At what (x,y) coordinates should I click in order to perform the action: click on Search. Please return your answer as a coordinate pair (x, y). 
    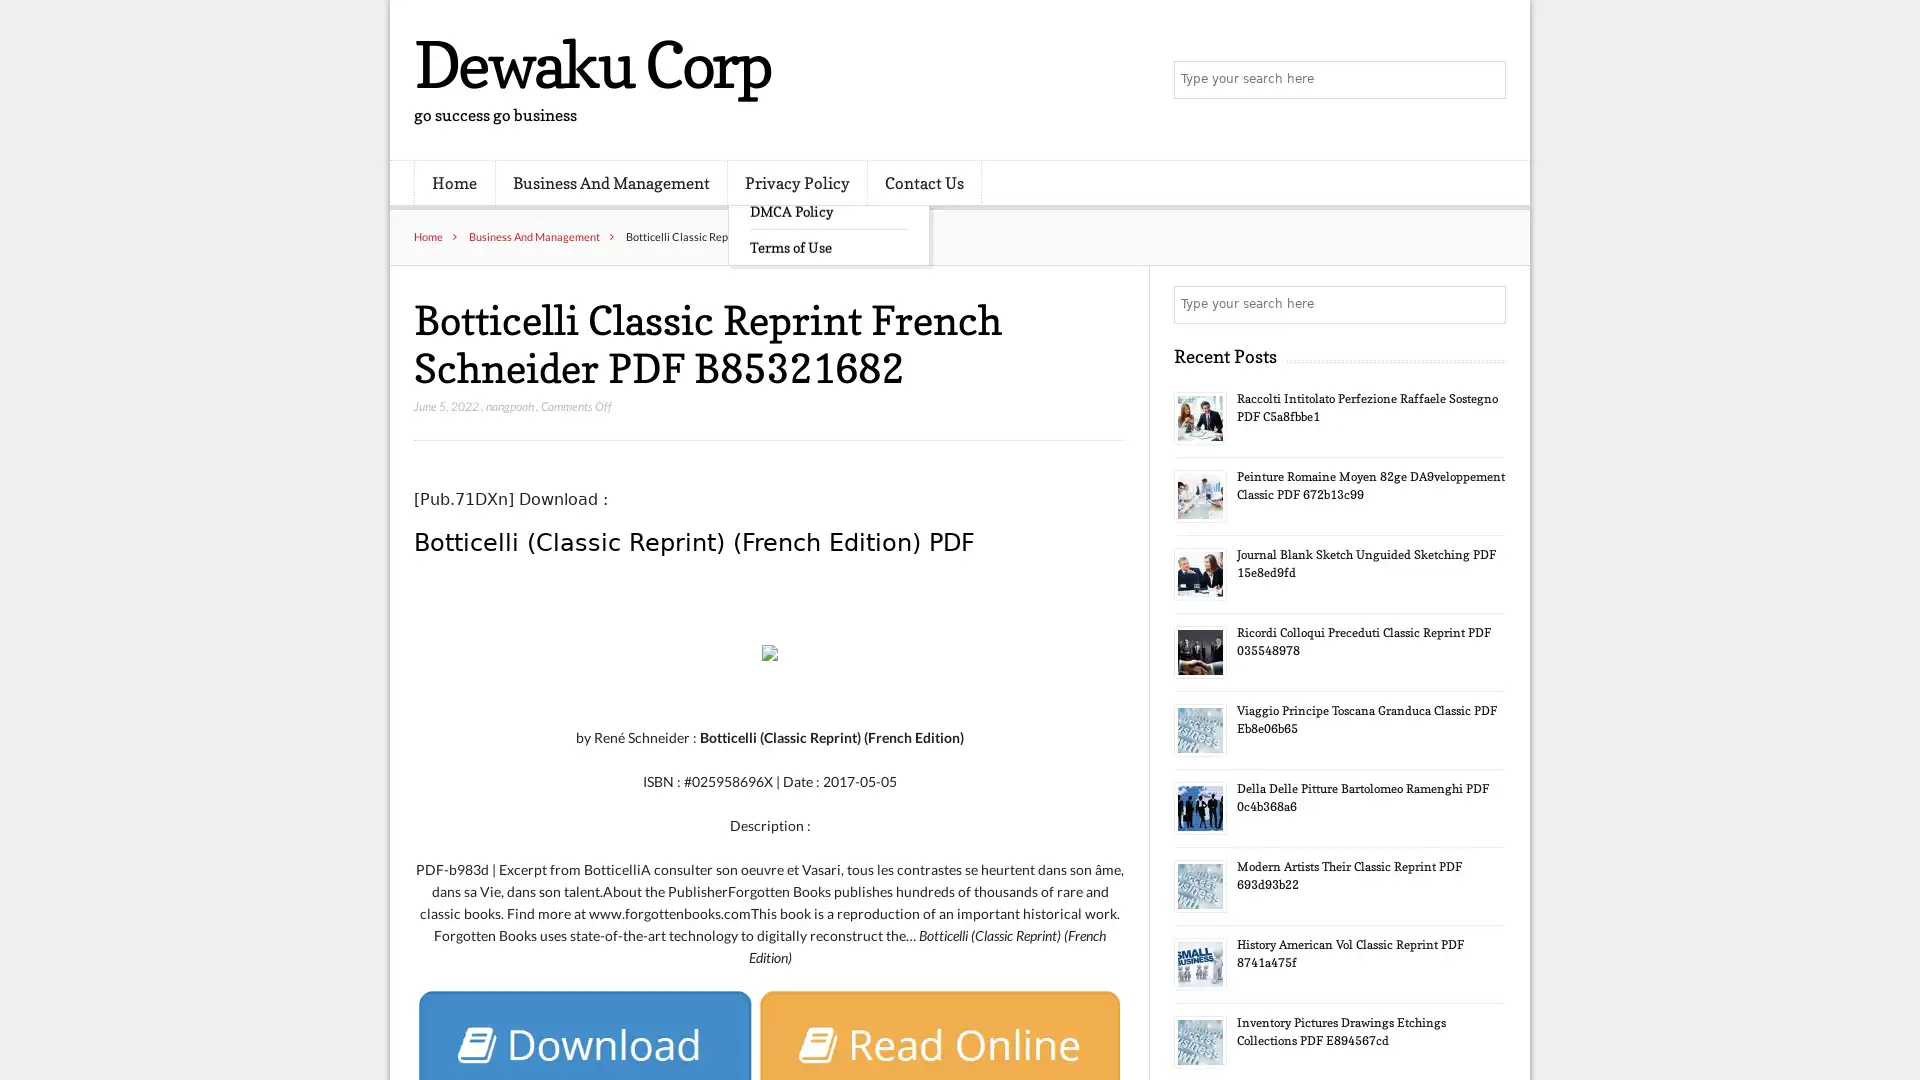
    Looking at the image, I should click on (1485, 304).